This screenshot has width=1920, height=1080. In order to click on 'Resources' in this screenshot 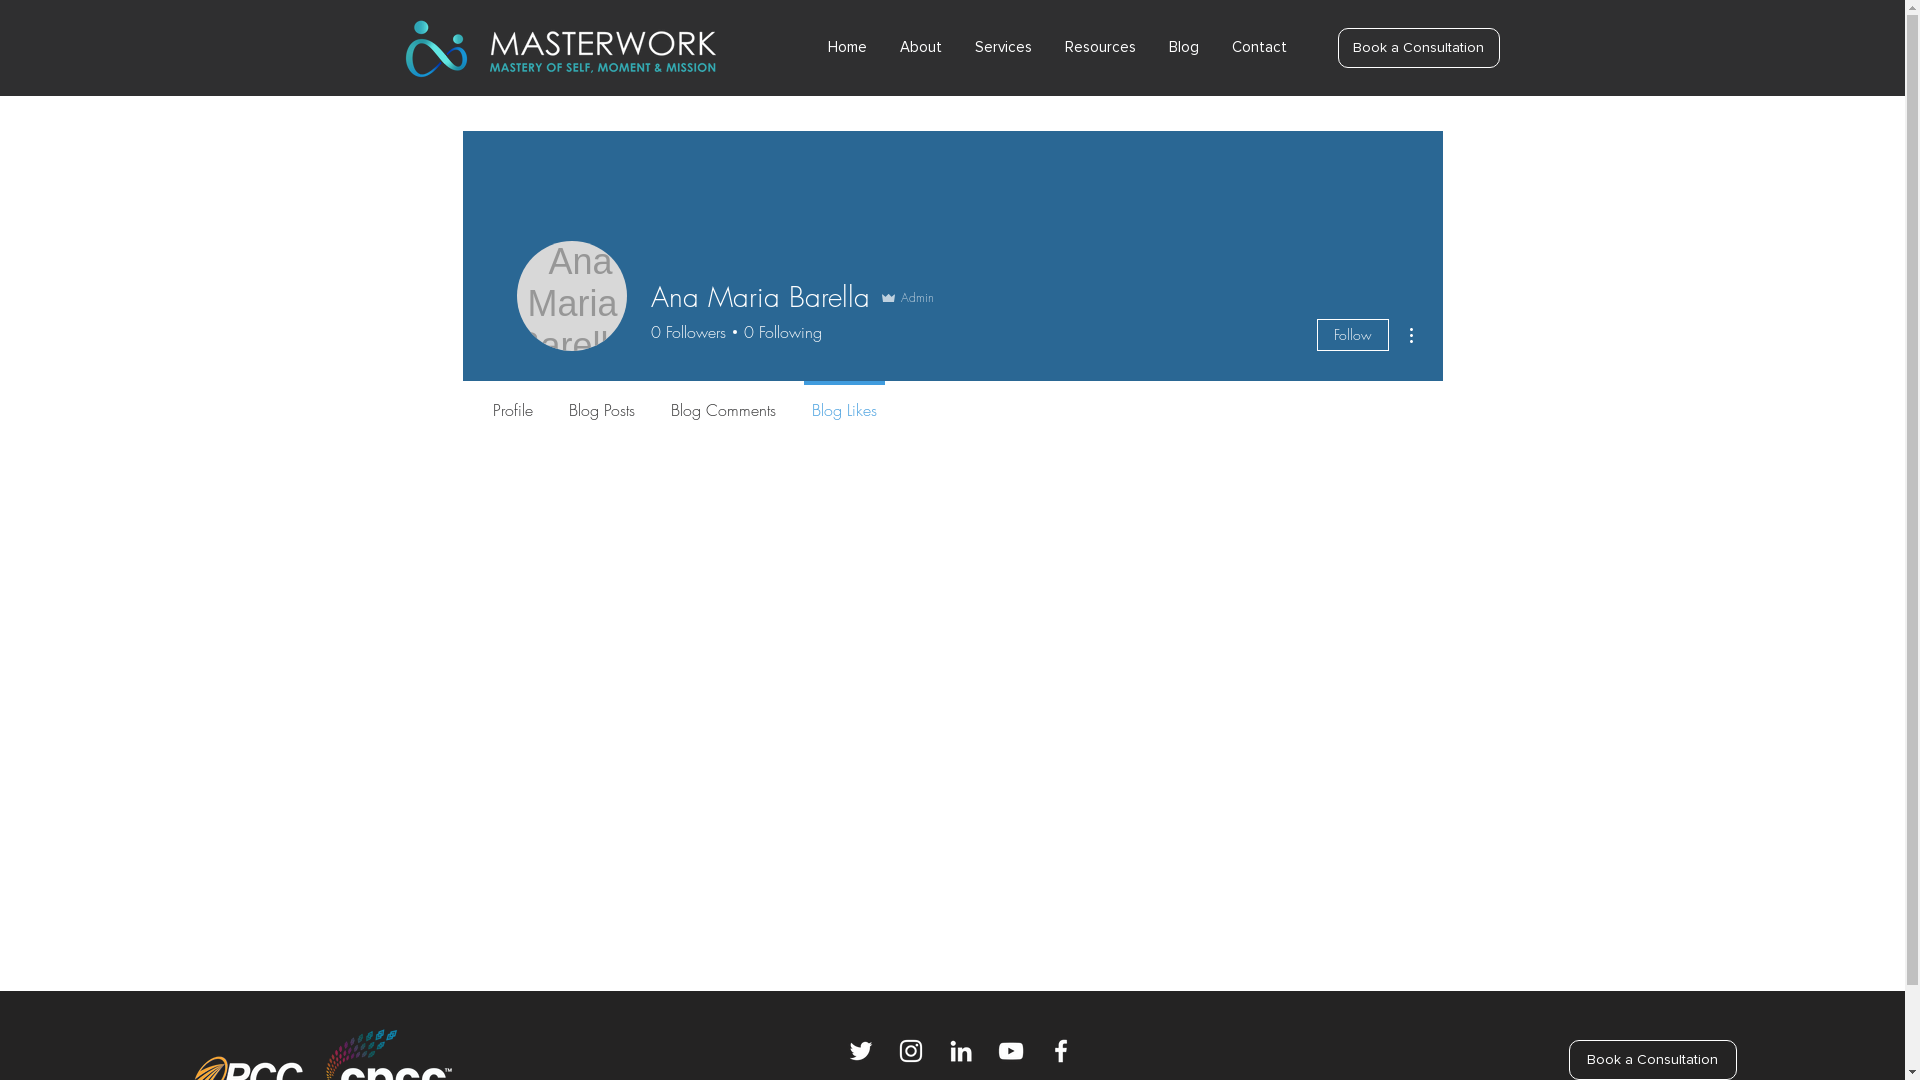, I will do `click(1104, 45)`.